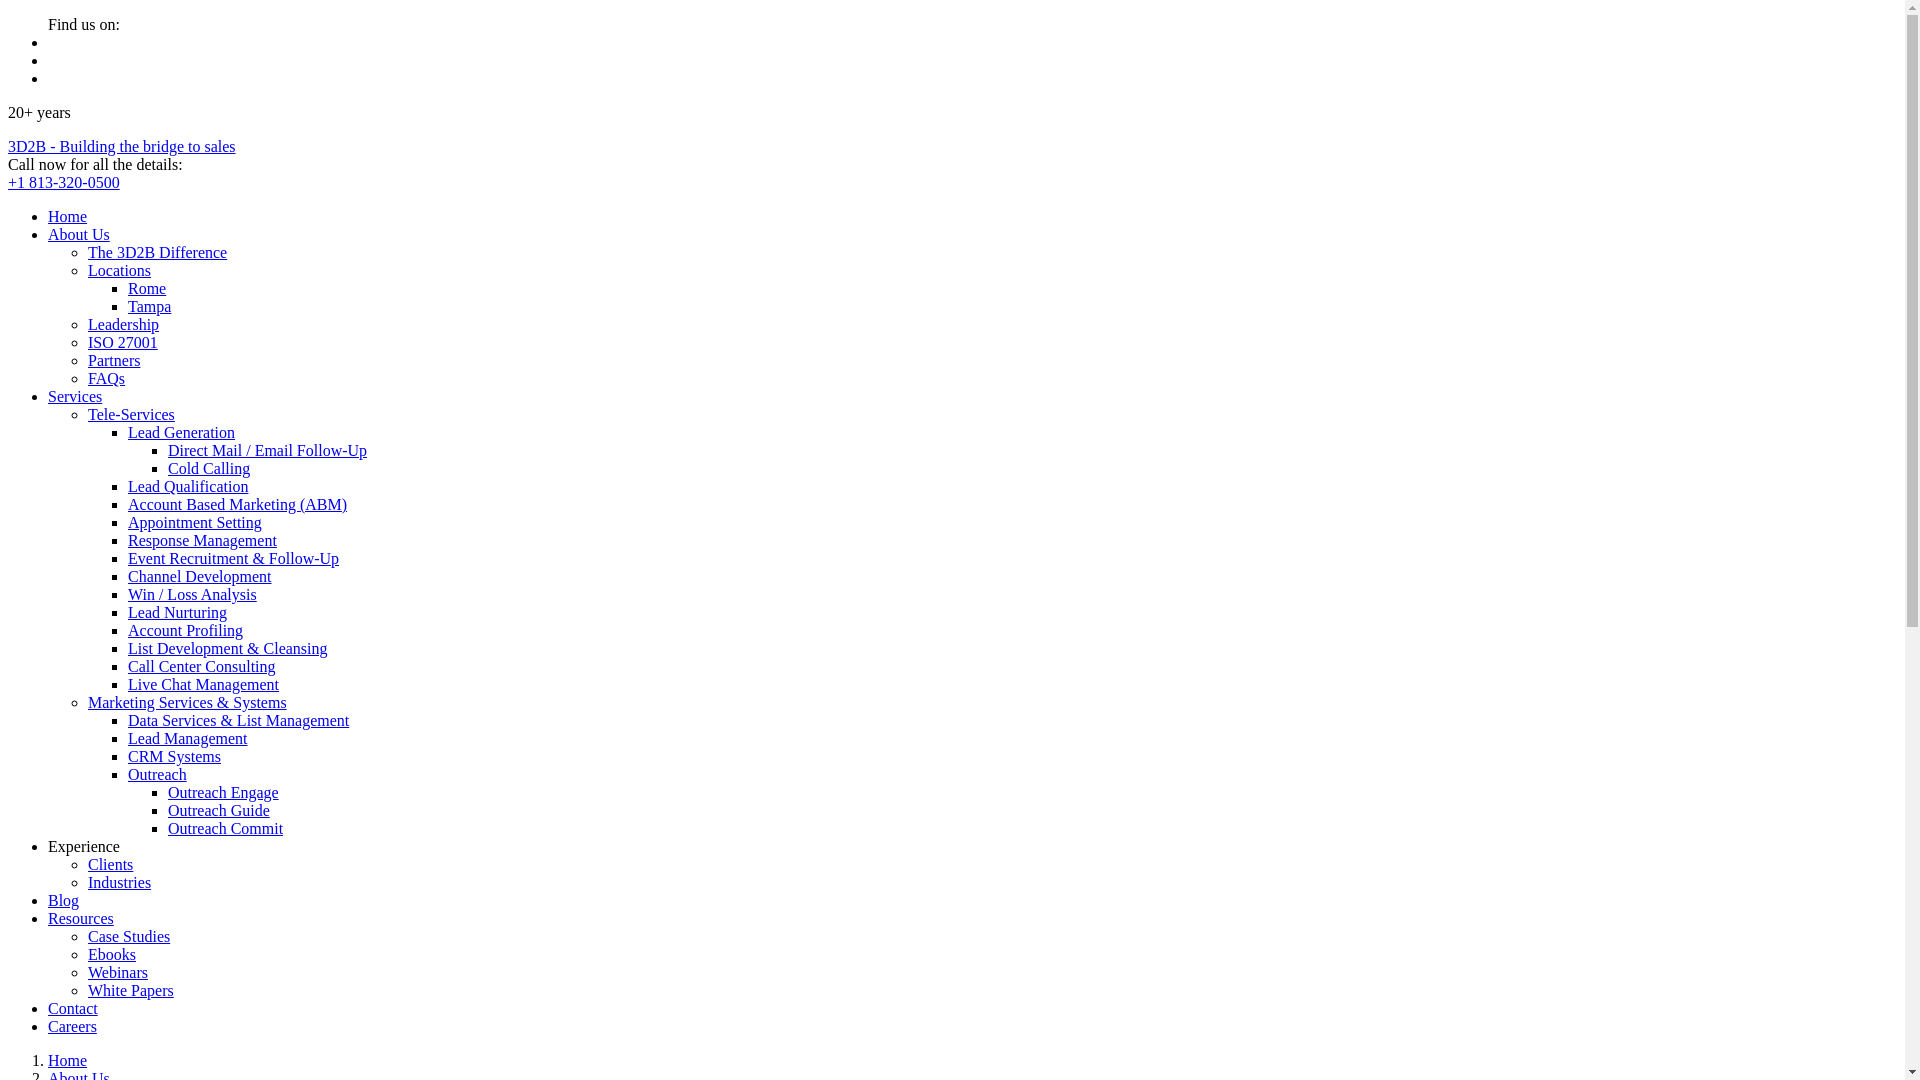  I want to click on 'Account Profiling', so click(185, 630).